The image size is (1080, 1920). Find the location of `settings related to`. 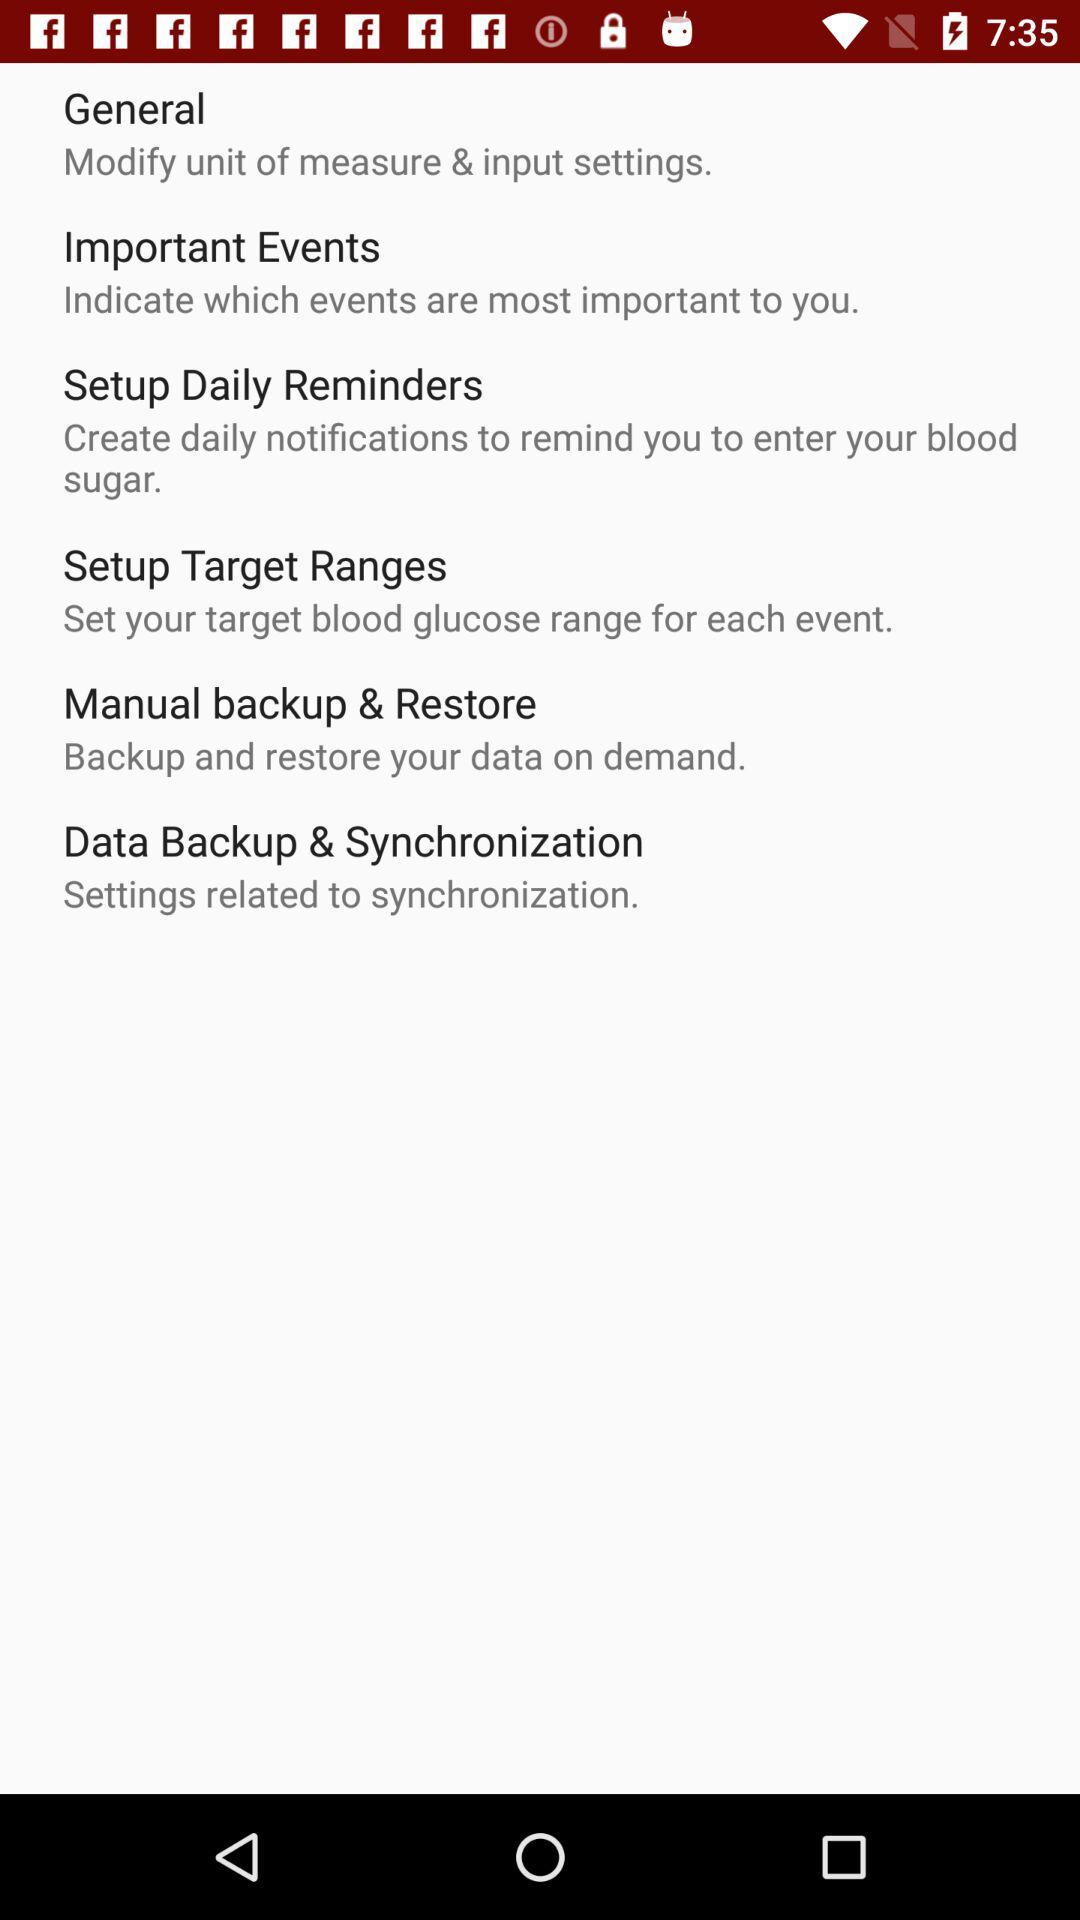

settings related to is located at coordinates (350, 892).